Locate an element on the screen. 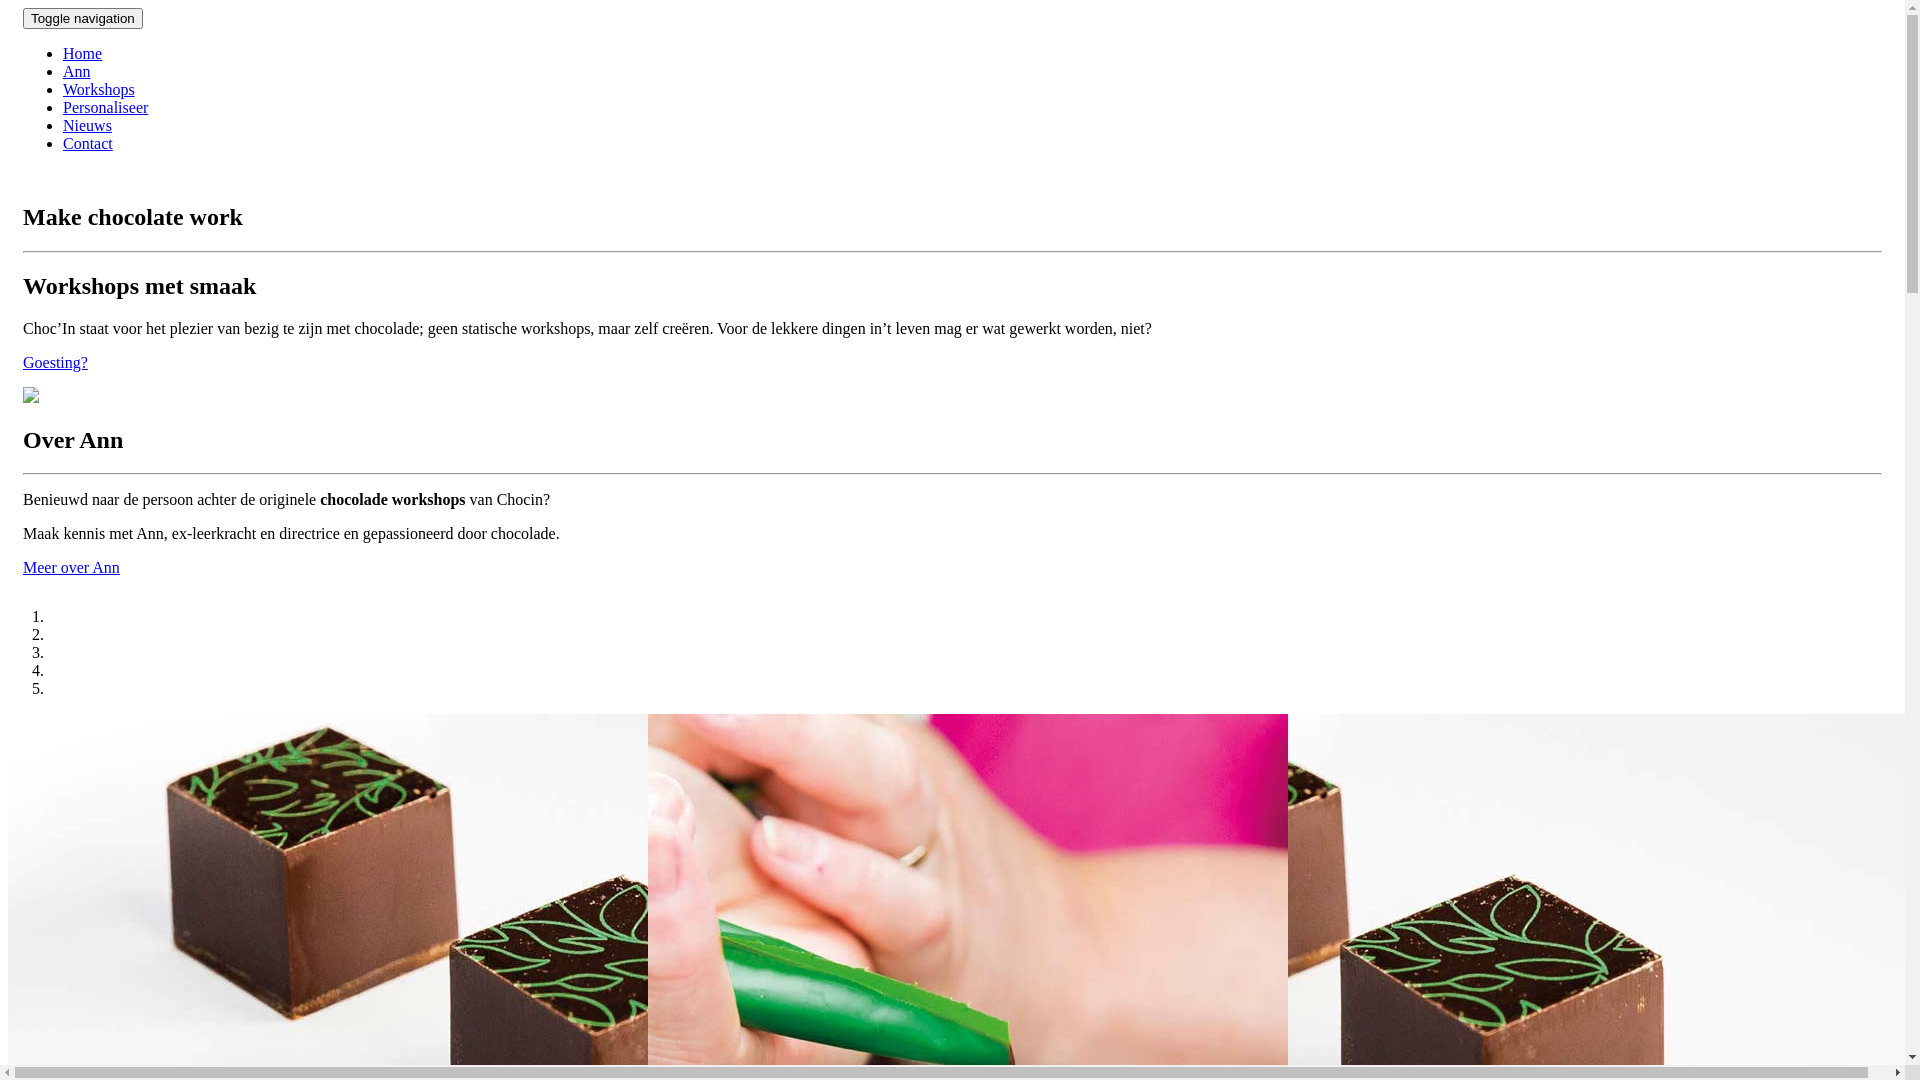 The image size is (1920, 1080). 'Ann' is located at coordinates (76, 70).